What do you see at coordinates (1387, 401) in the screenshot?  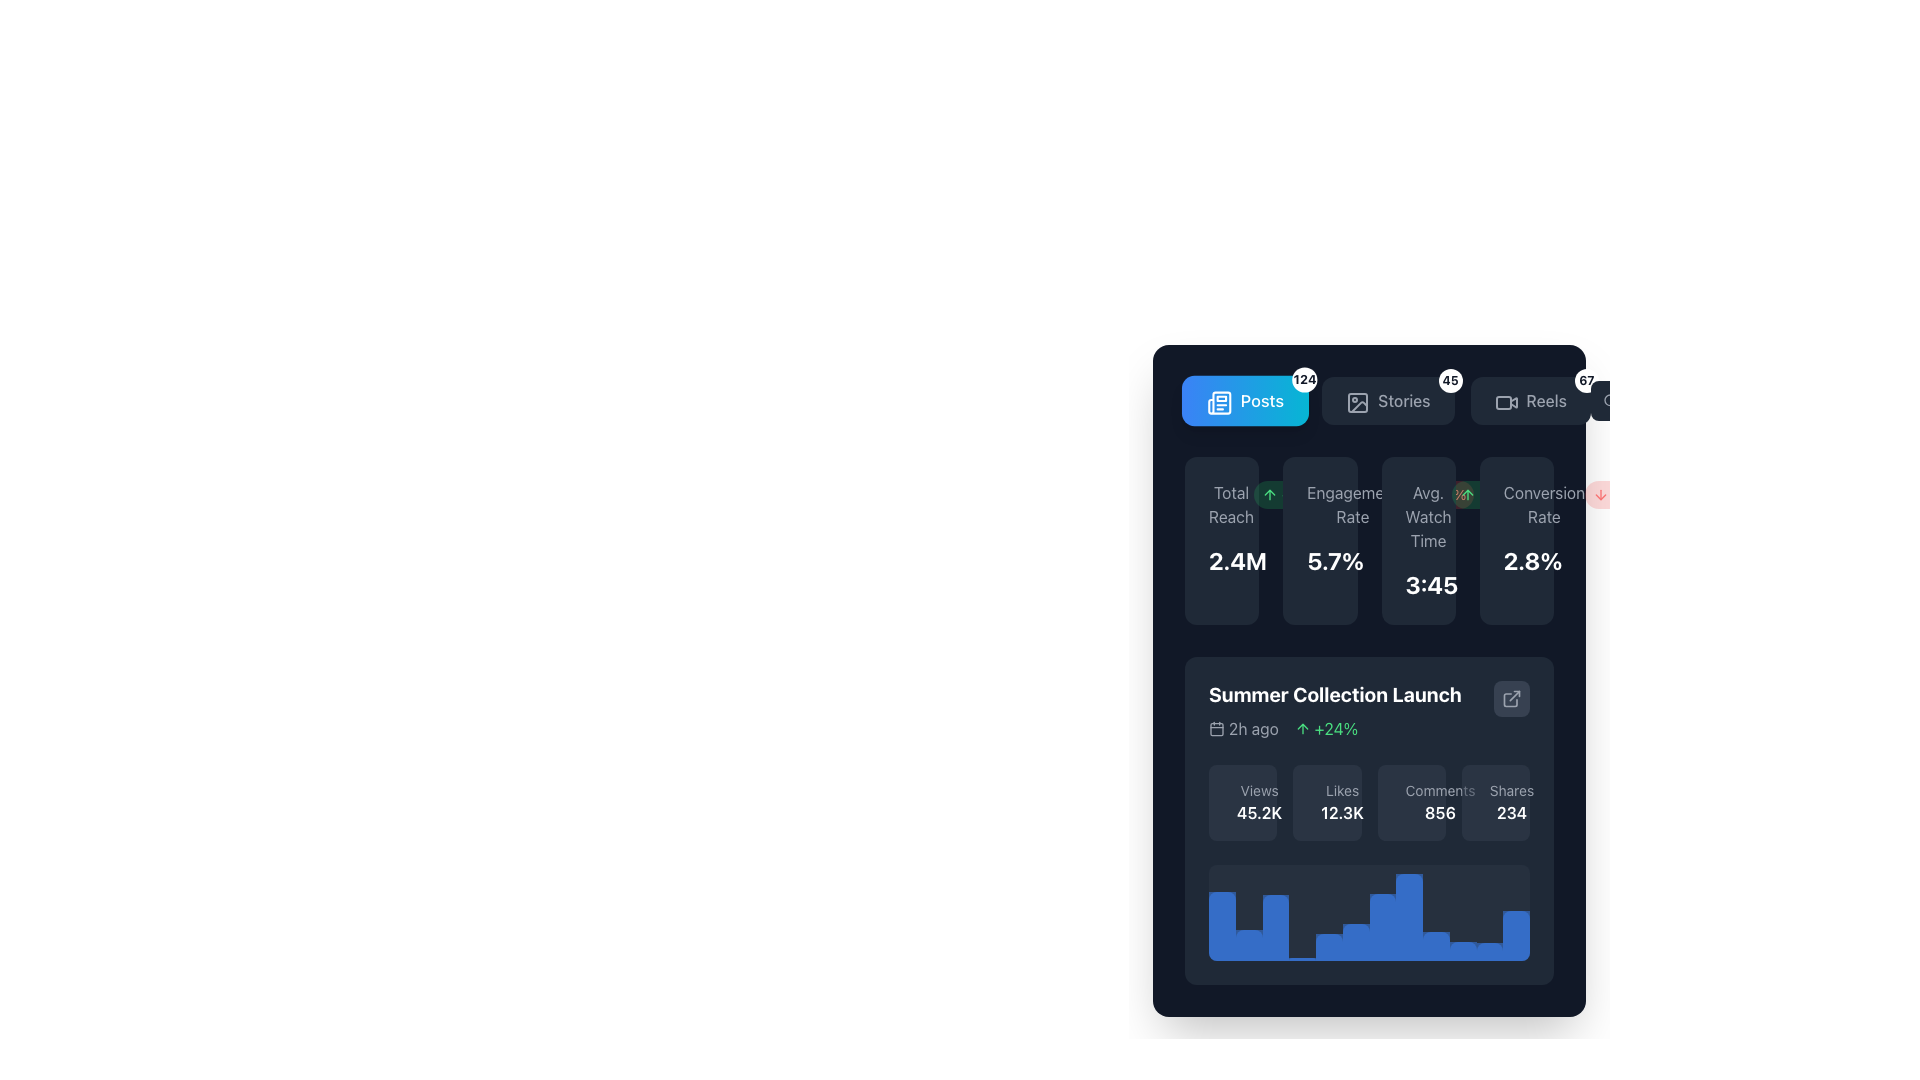 I see `the 'Stories' button, which is the second button with a dark grey background and a white circular badge displaying '45', located near the top-center of the interface` at bounding box center [1387, 401].